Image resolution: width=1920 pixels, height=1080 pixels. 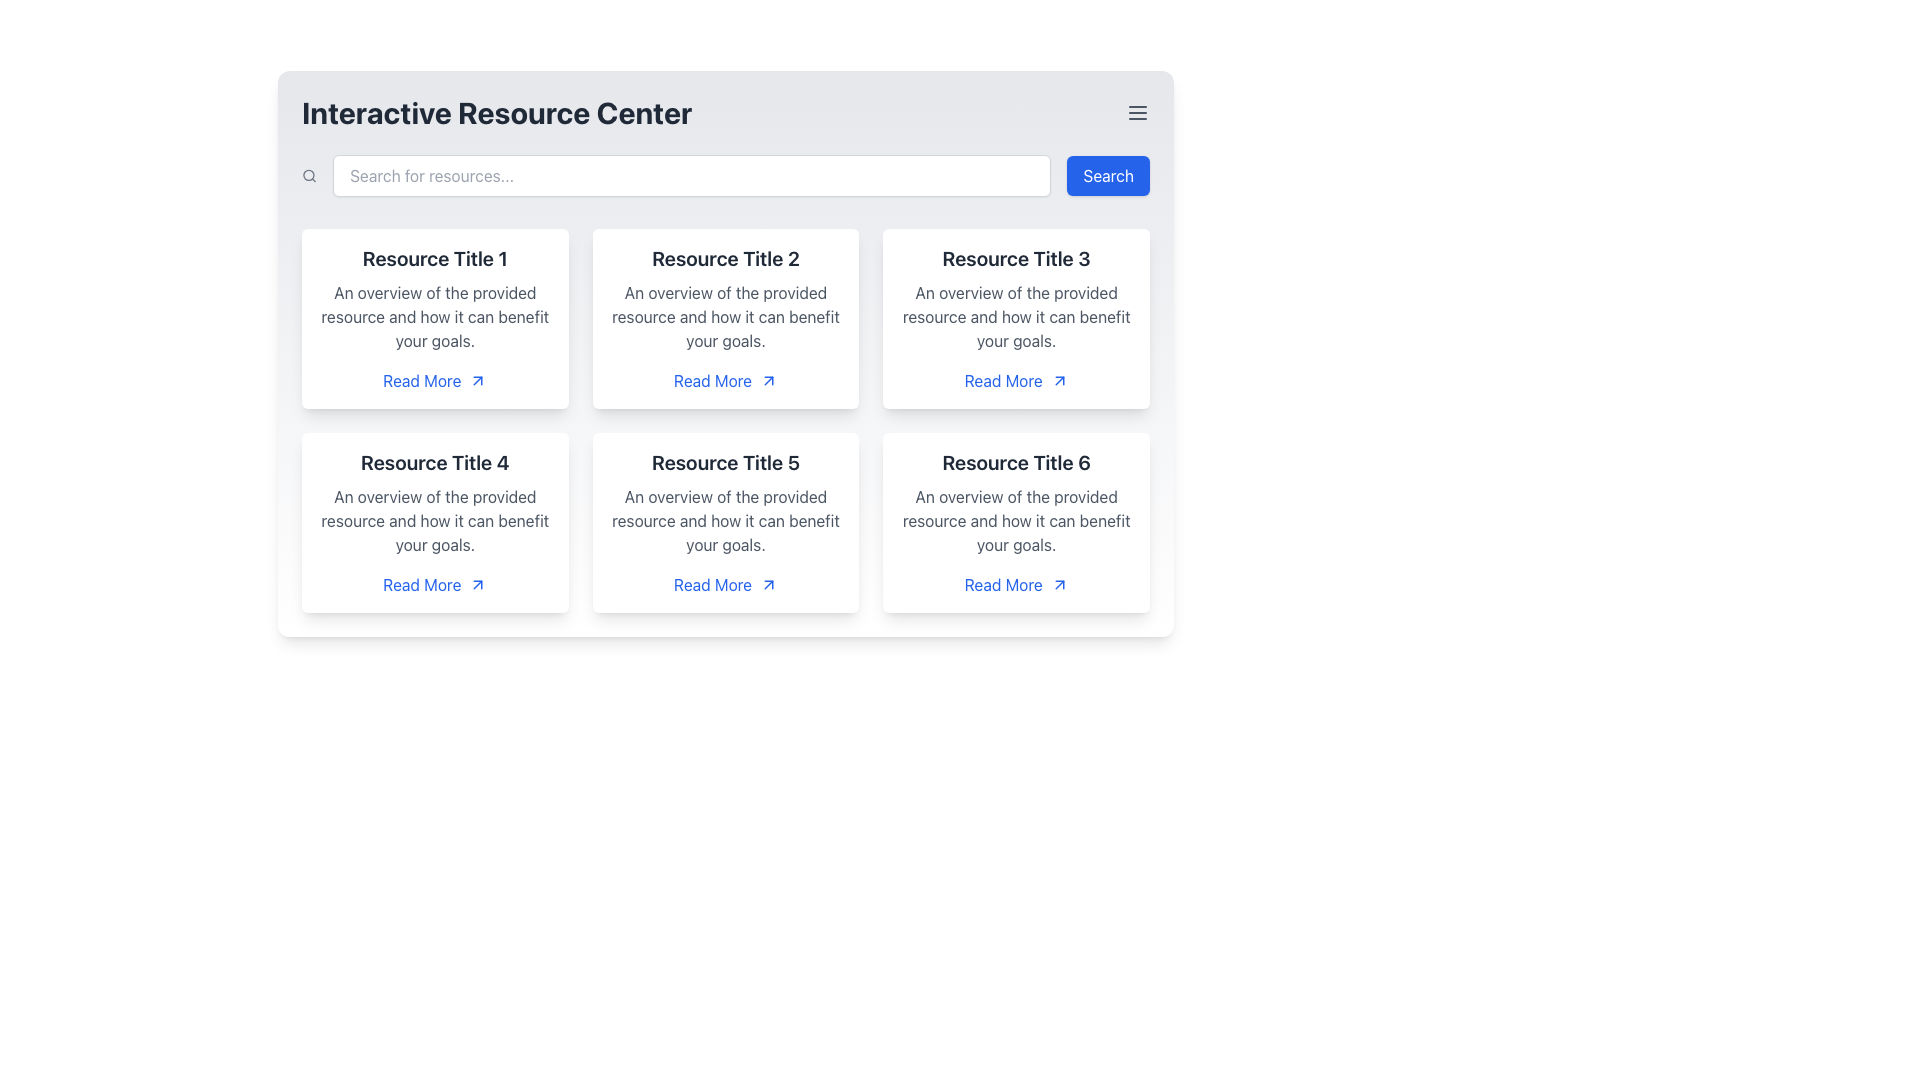 I want to click on the title Text Label in the third card of a grid layout to identify the resource by its name, so click(x=1016, y=257).